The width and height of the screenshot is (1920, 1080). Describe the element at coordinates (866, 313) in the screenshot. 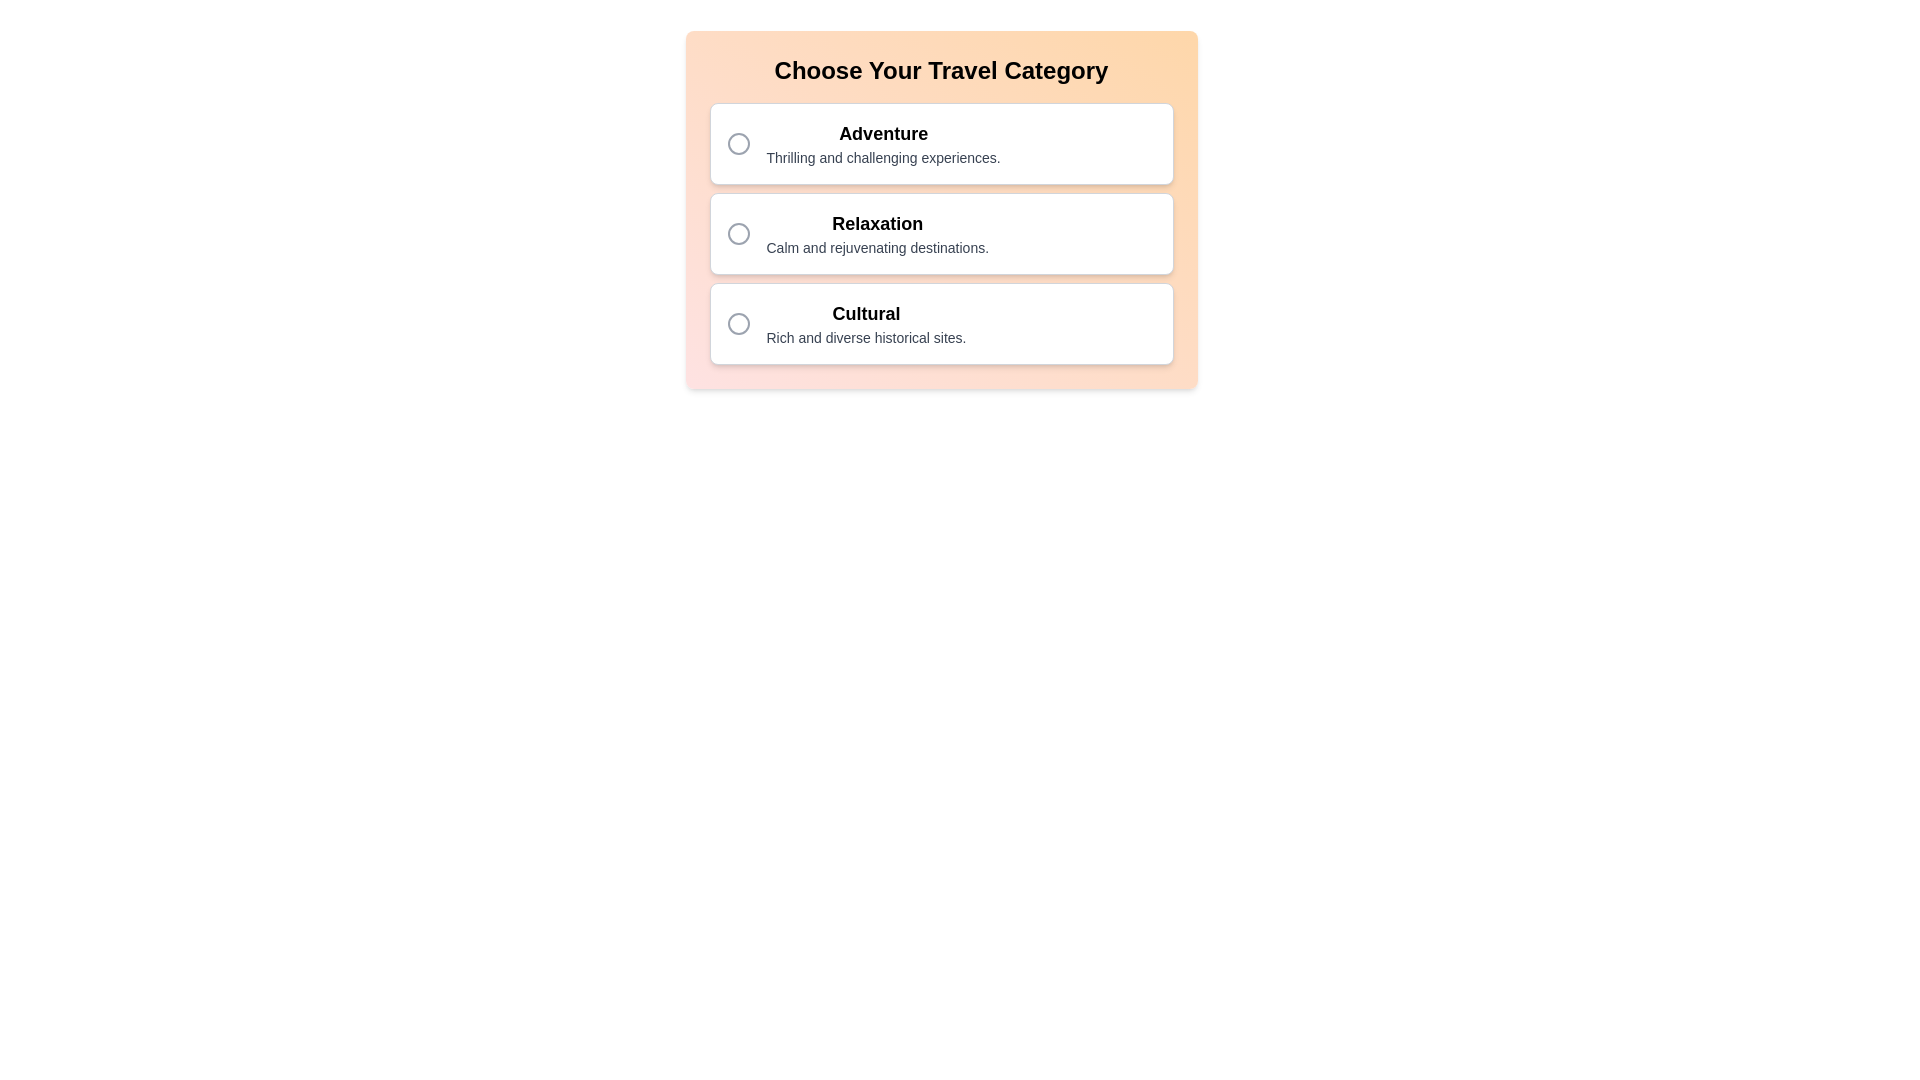

I see `the Header Text element that serves as a heading label for the associated travel category option, located above the descriptive text 'Rich and diverse historical sites.'` at that location.